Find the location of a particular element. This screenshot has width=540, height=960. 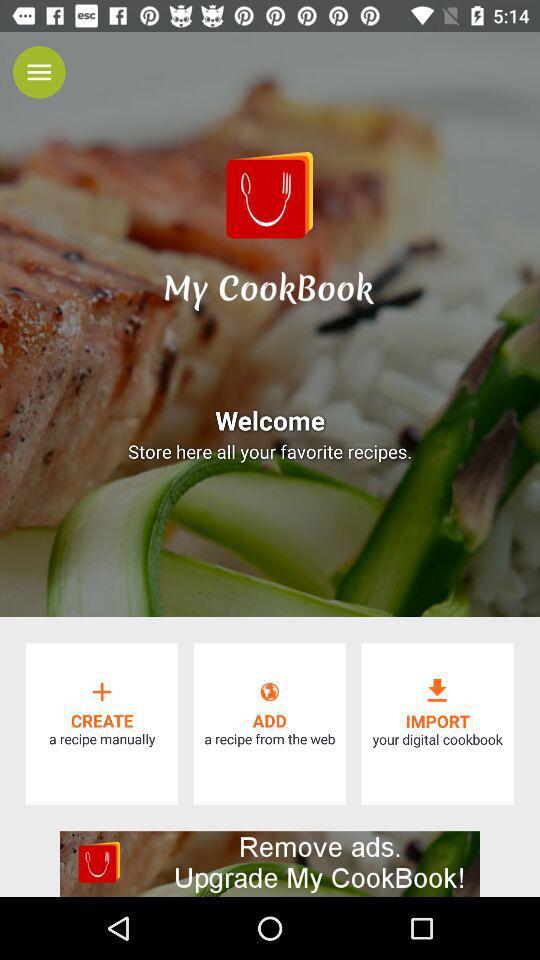

menu is located at coordinates (39, 72).